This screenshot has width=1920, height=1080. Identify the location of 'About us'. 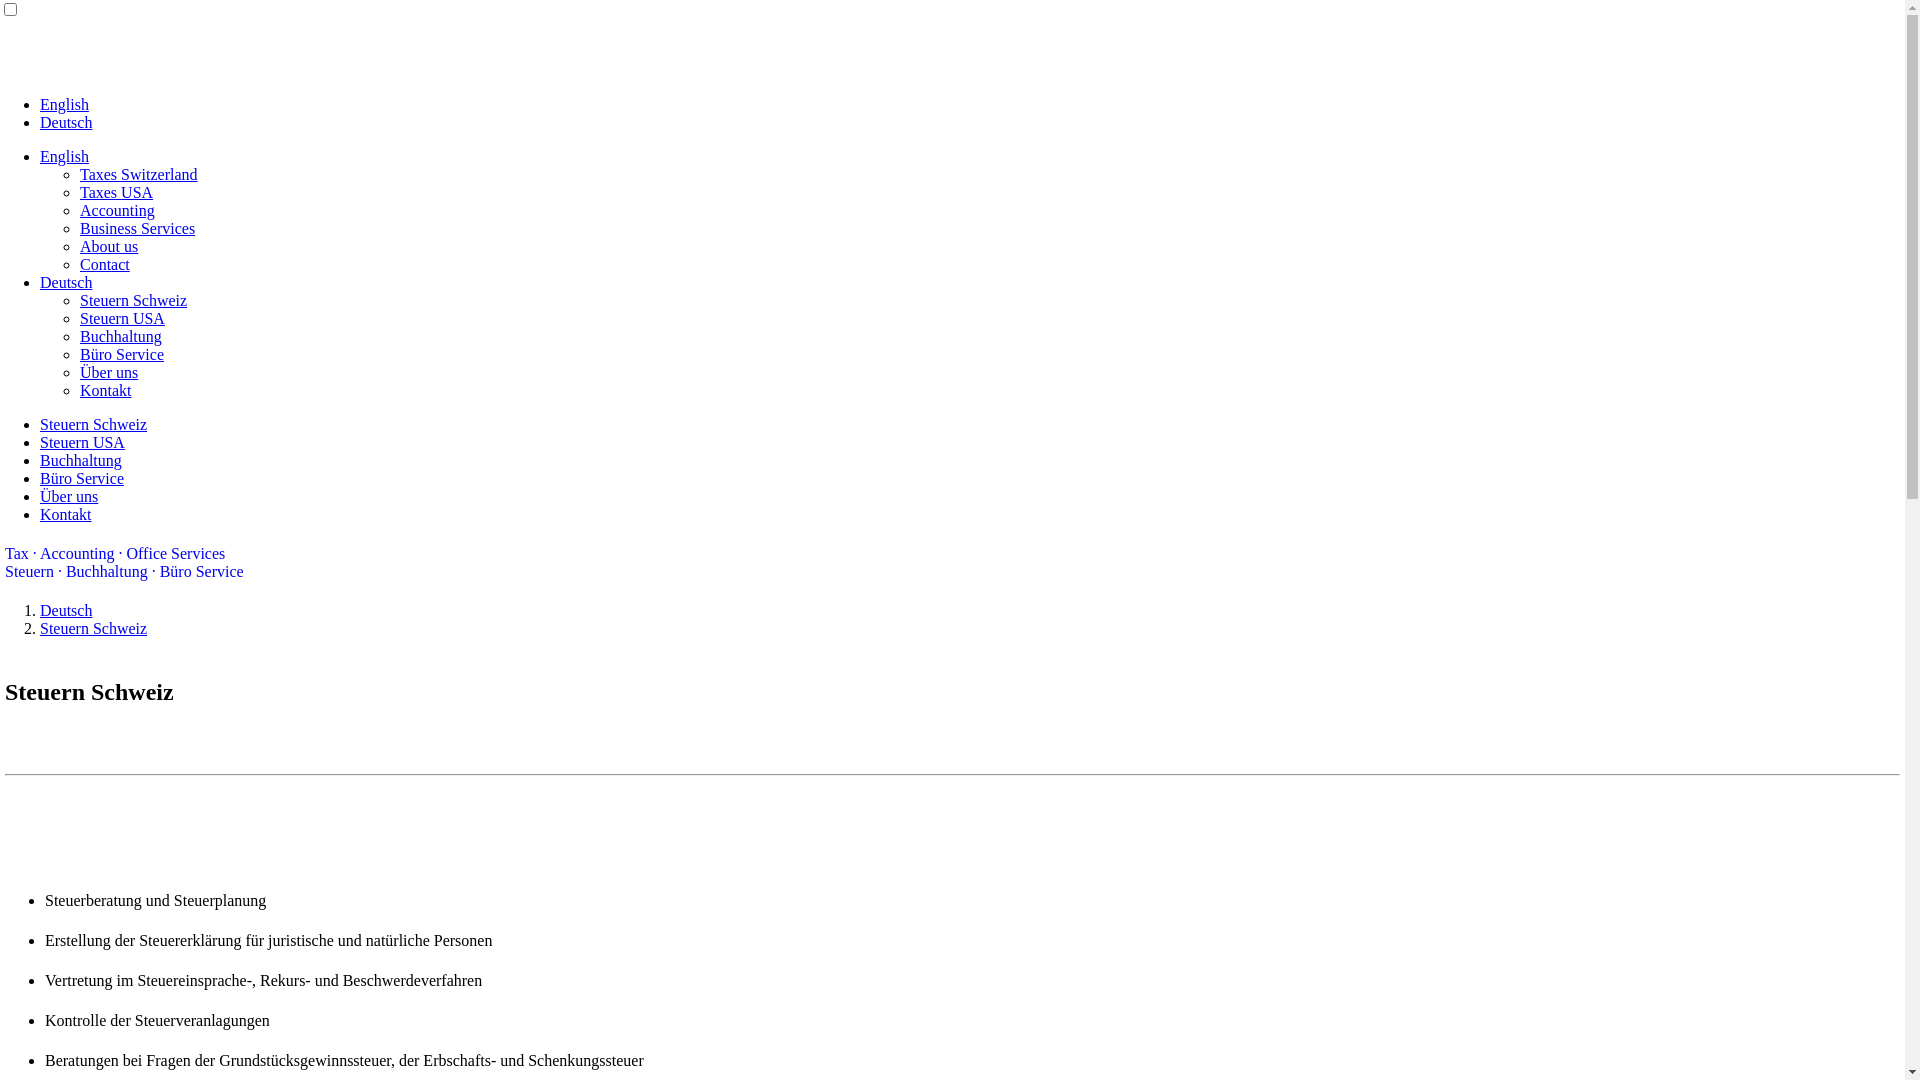
(80, 245).